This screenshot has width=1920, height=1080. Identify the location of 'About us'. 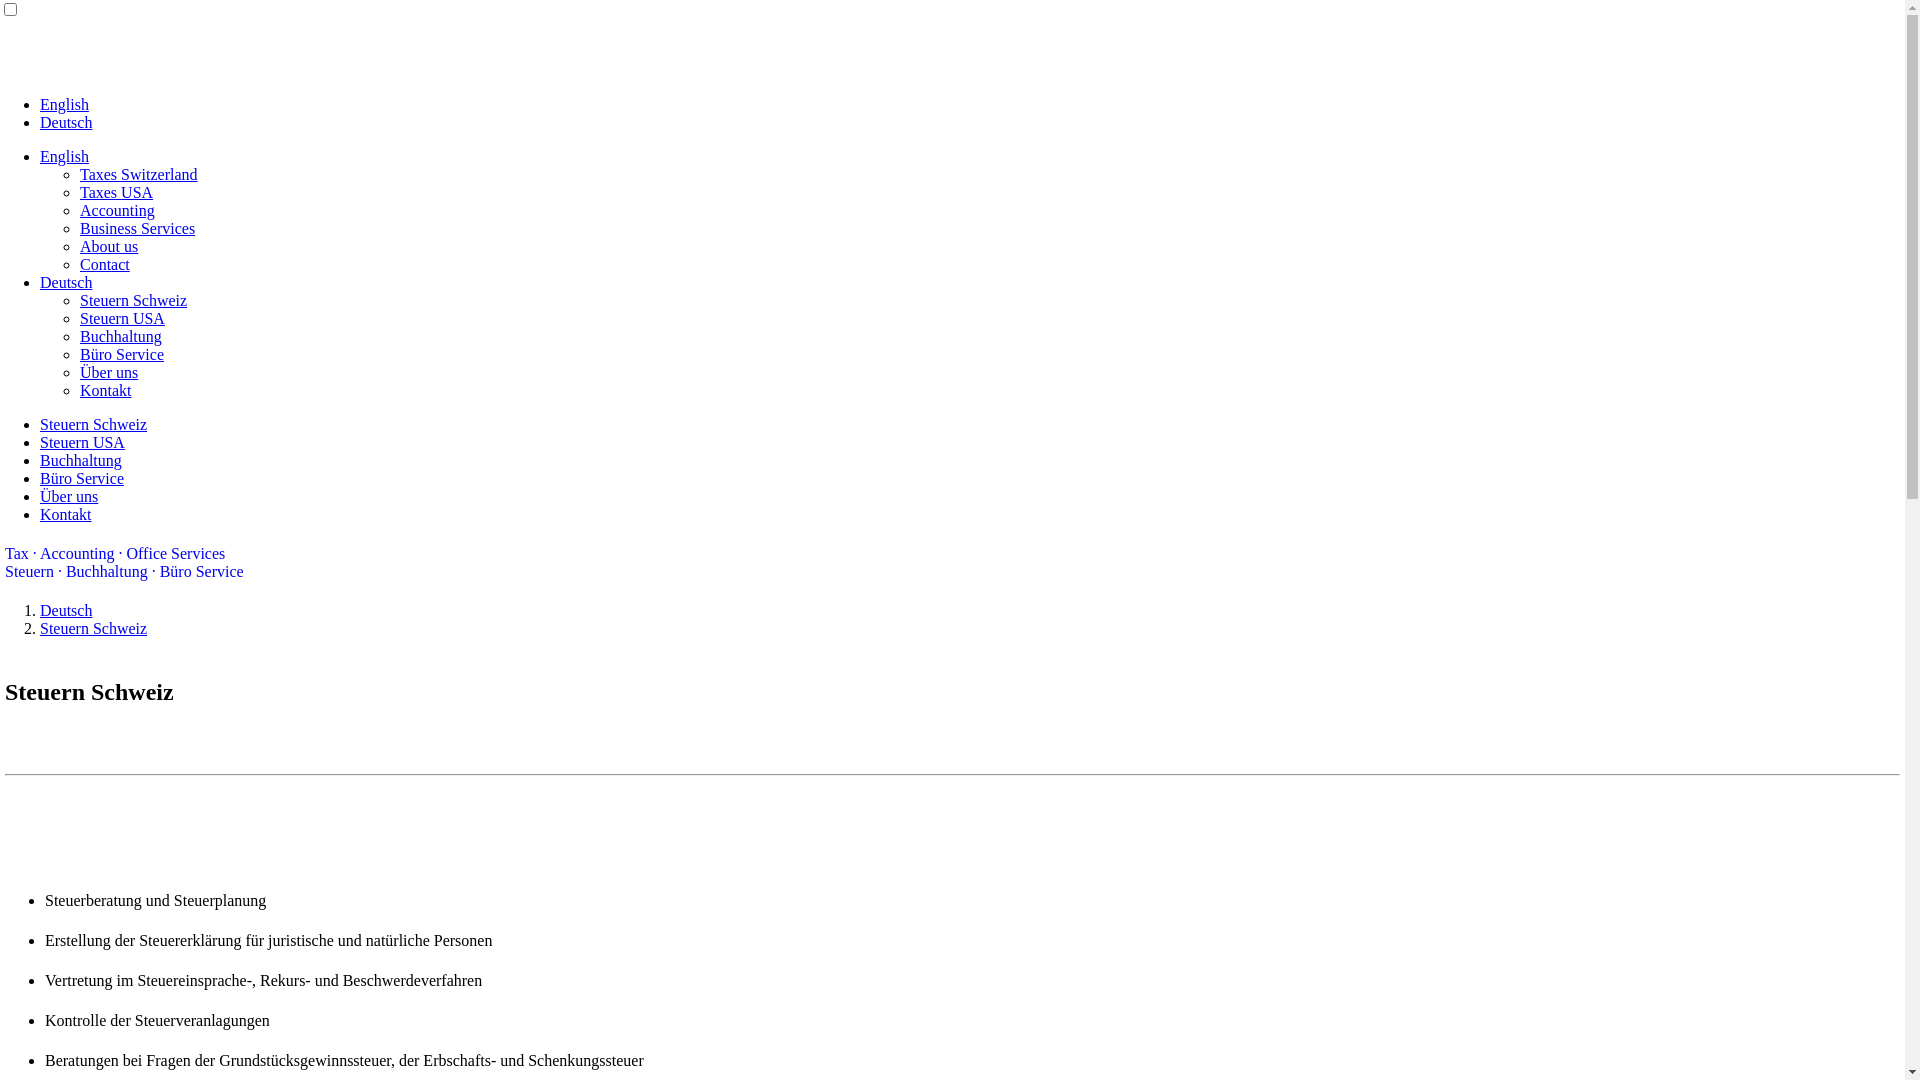
(80, 245).